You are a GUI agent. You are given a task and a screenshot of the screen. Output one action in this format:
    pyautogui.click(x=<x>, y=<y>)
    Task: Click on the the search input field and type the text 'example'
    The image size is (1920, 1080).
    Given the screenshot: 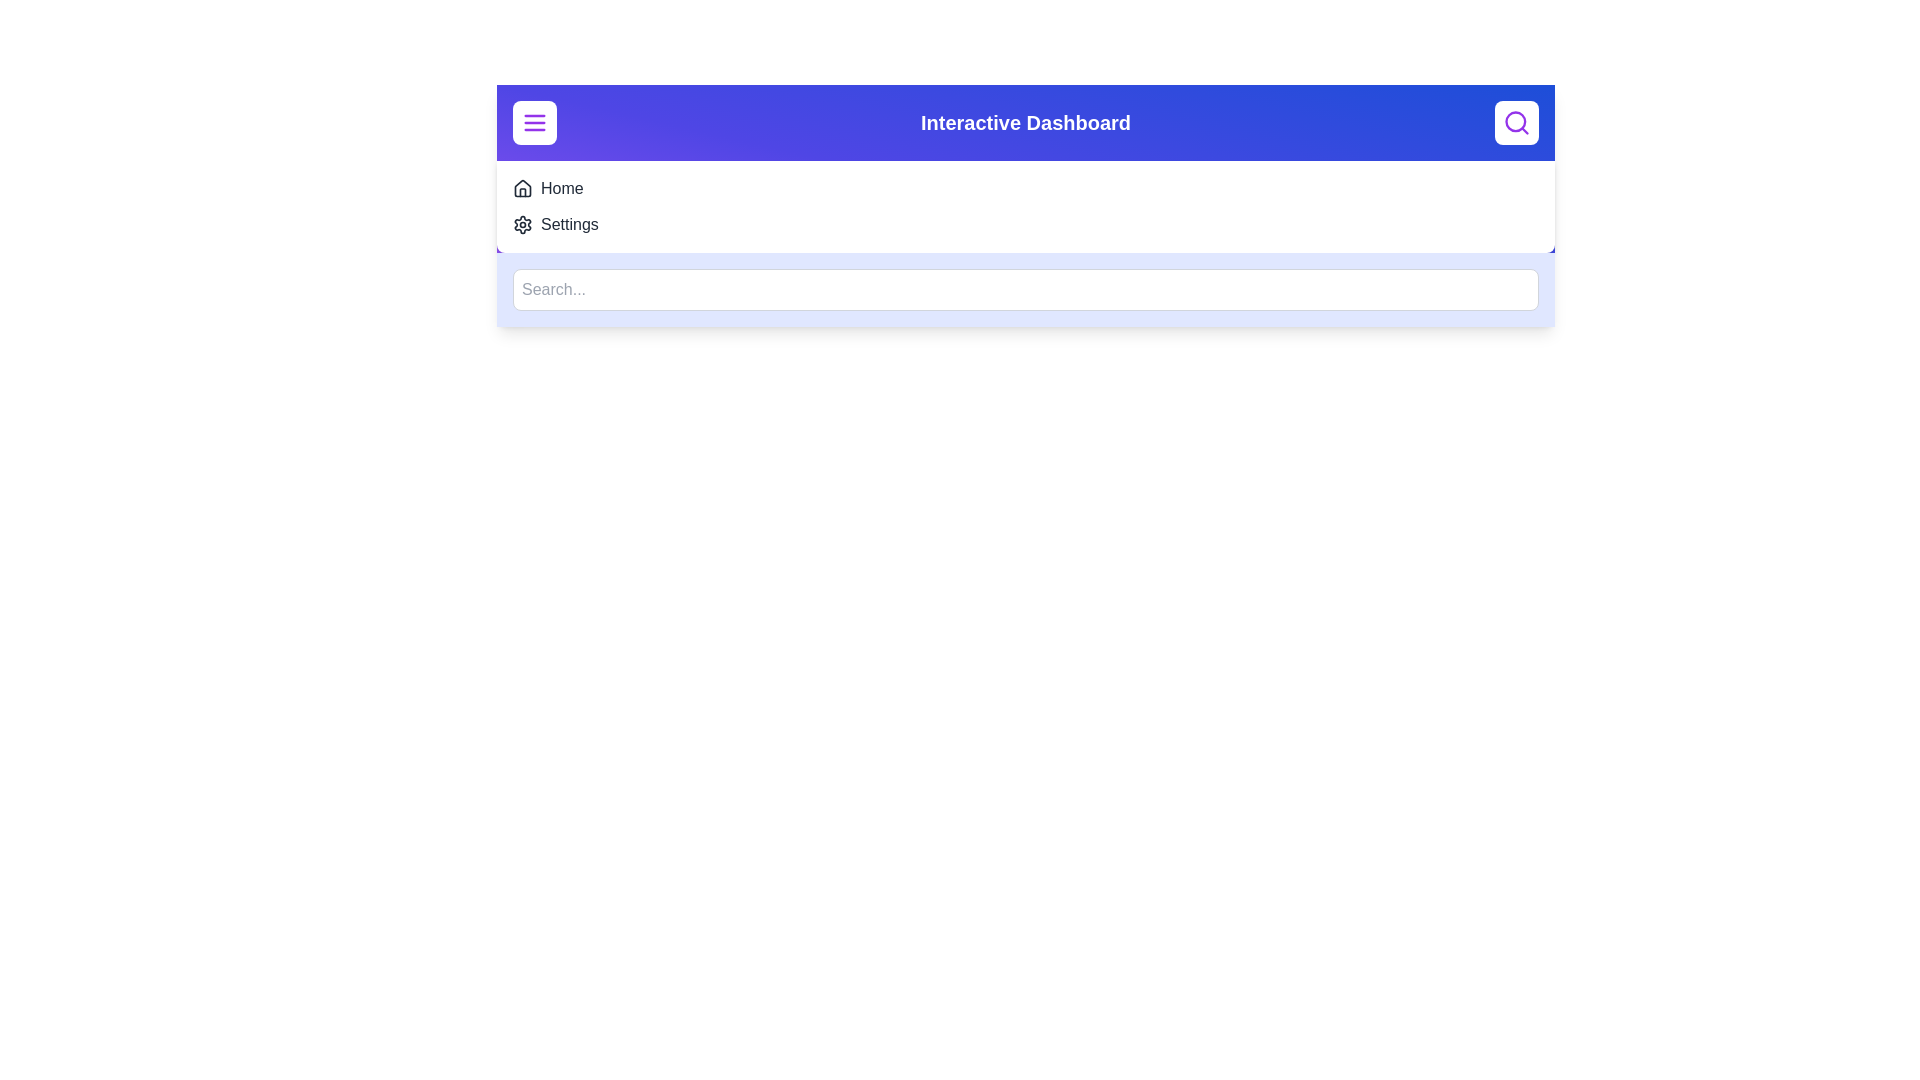 What is the action you would take?
    pyautogui.click(x=1026, y=289)
    